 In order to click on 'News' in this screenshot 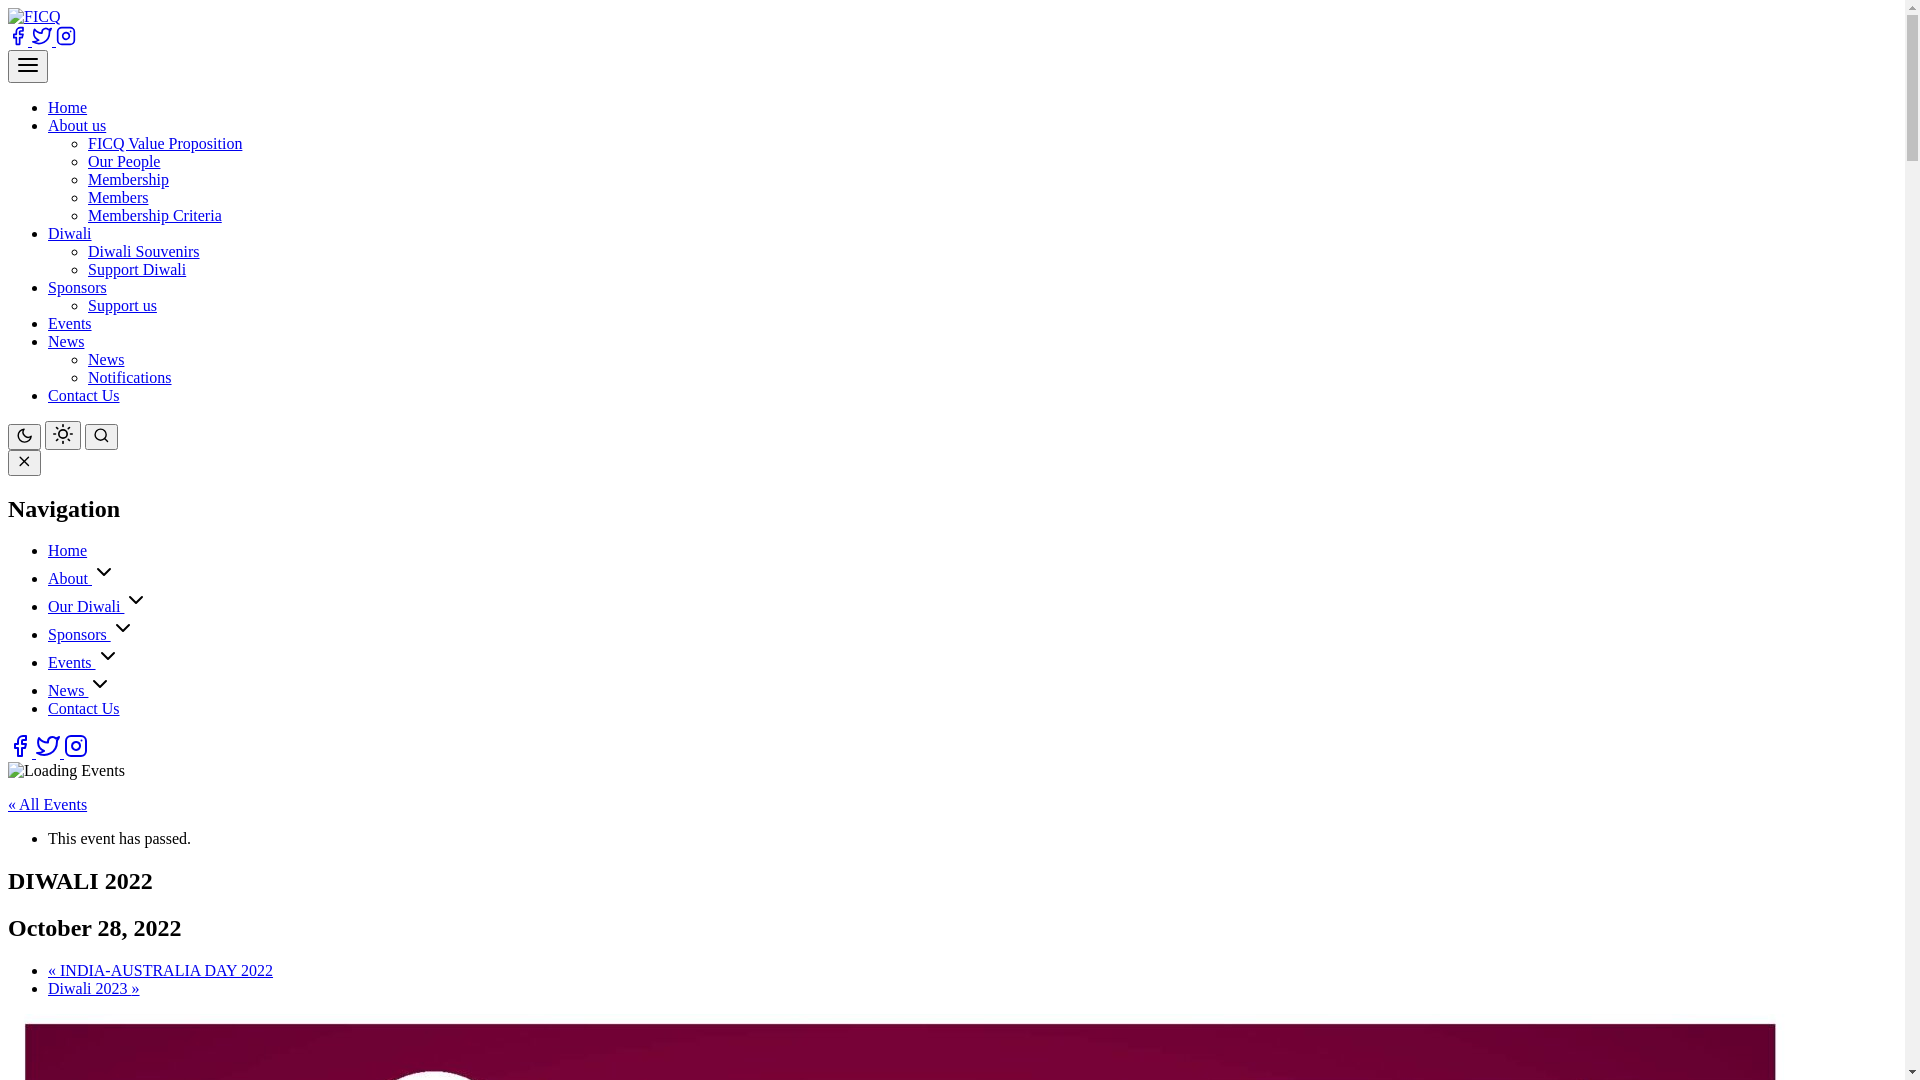, I will do `click(104, 358)`.